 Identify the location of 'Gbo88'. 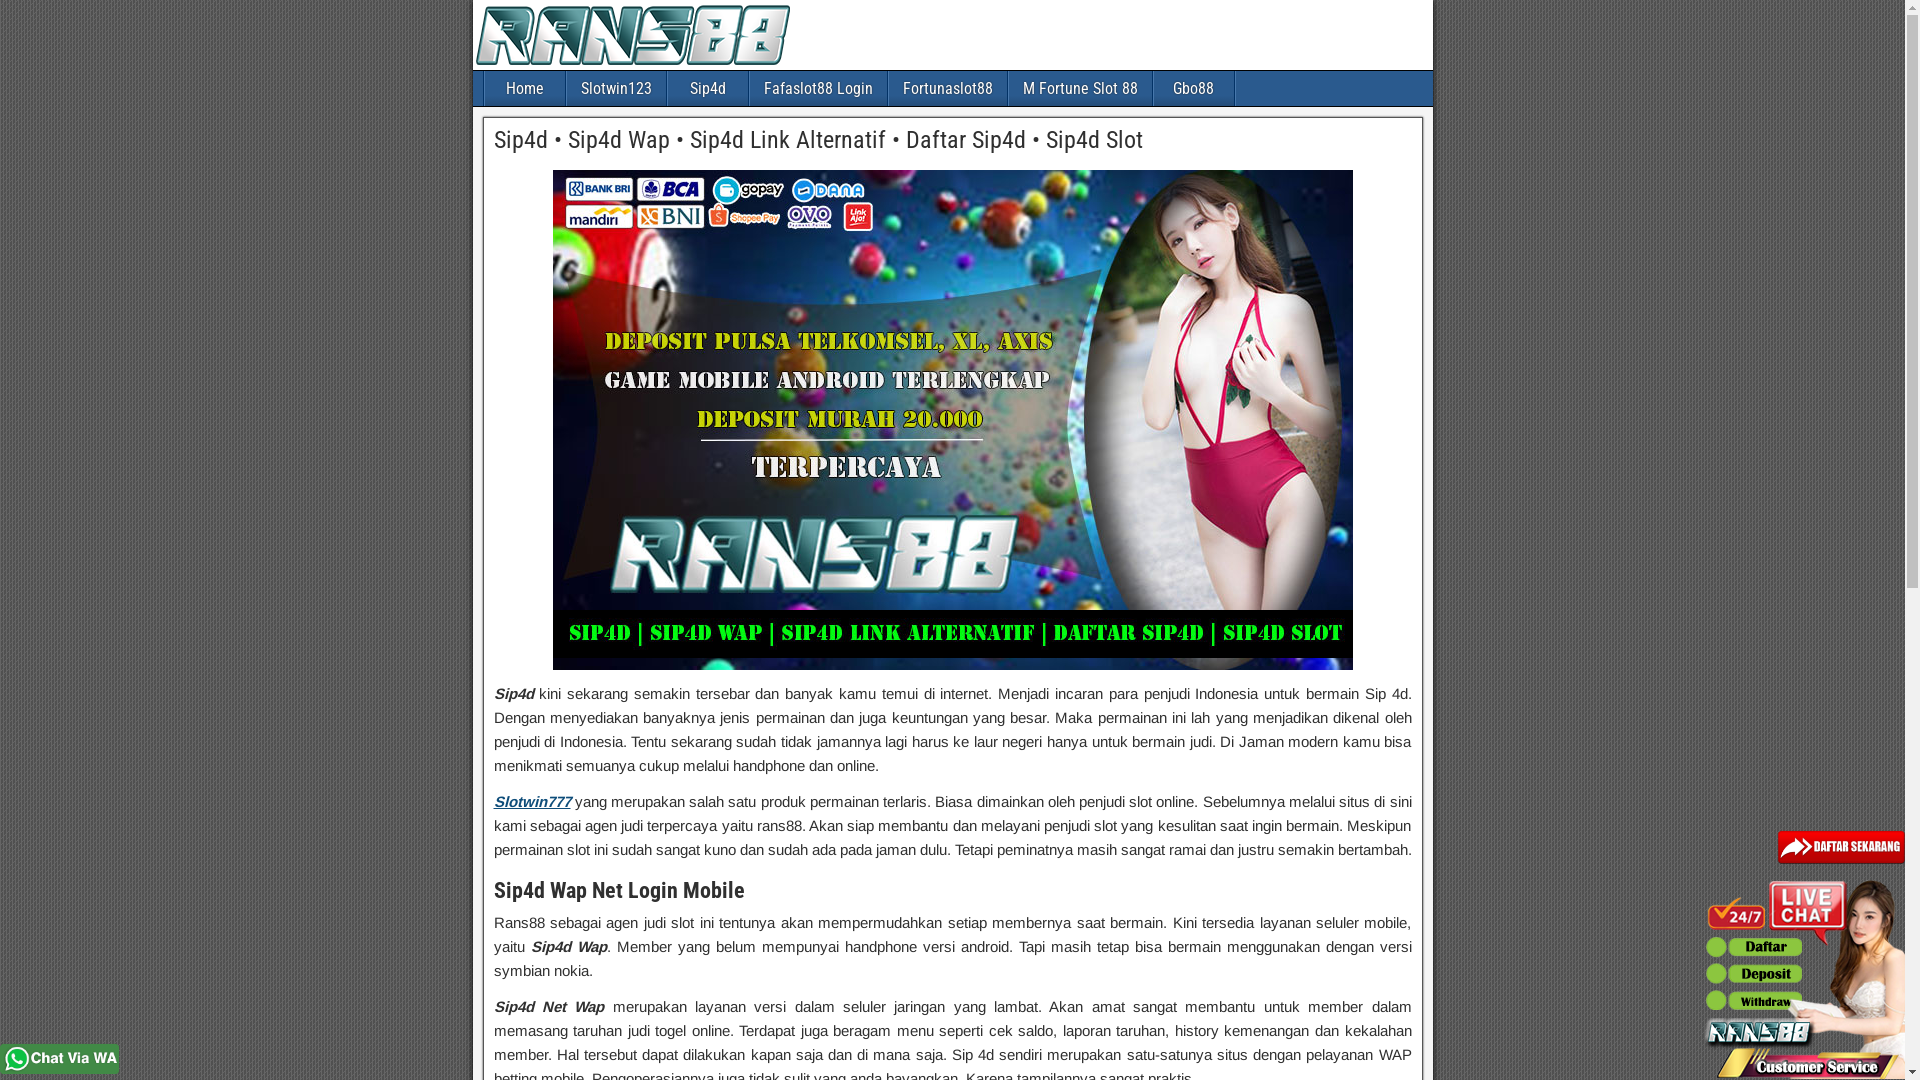
(1153, 87).